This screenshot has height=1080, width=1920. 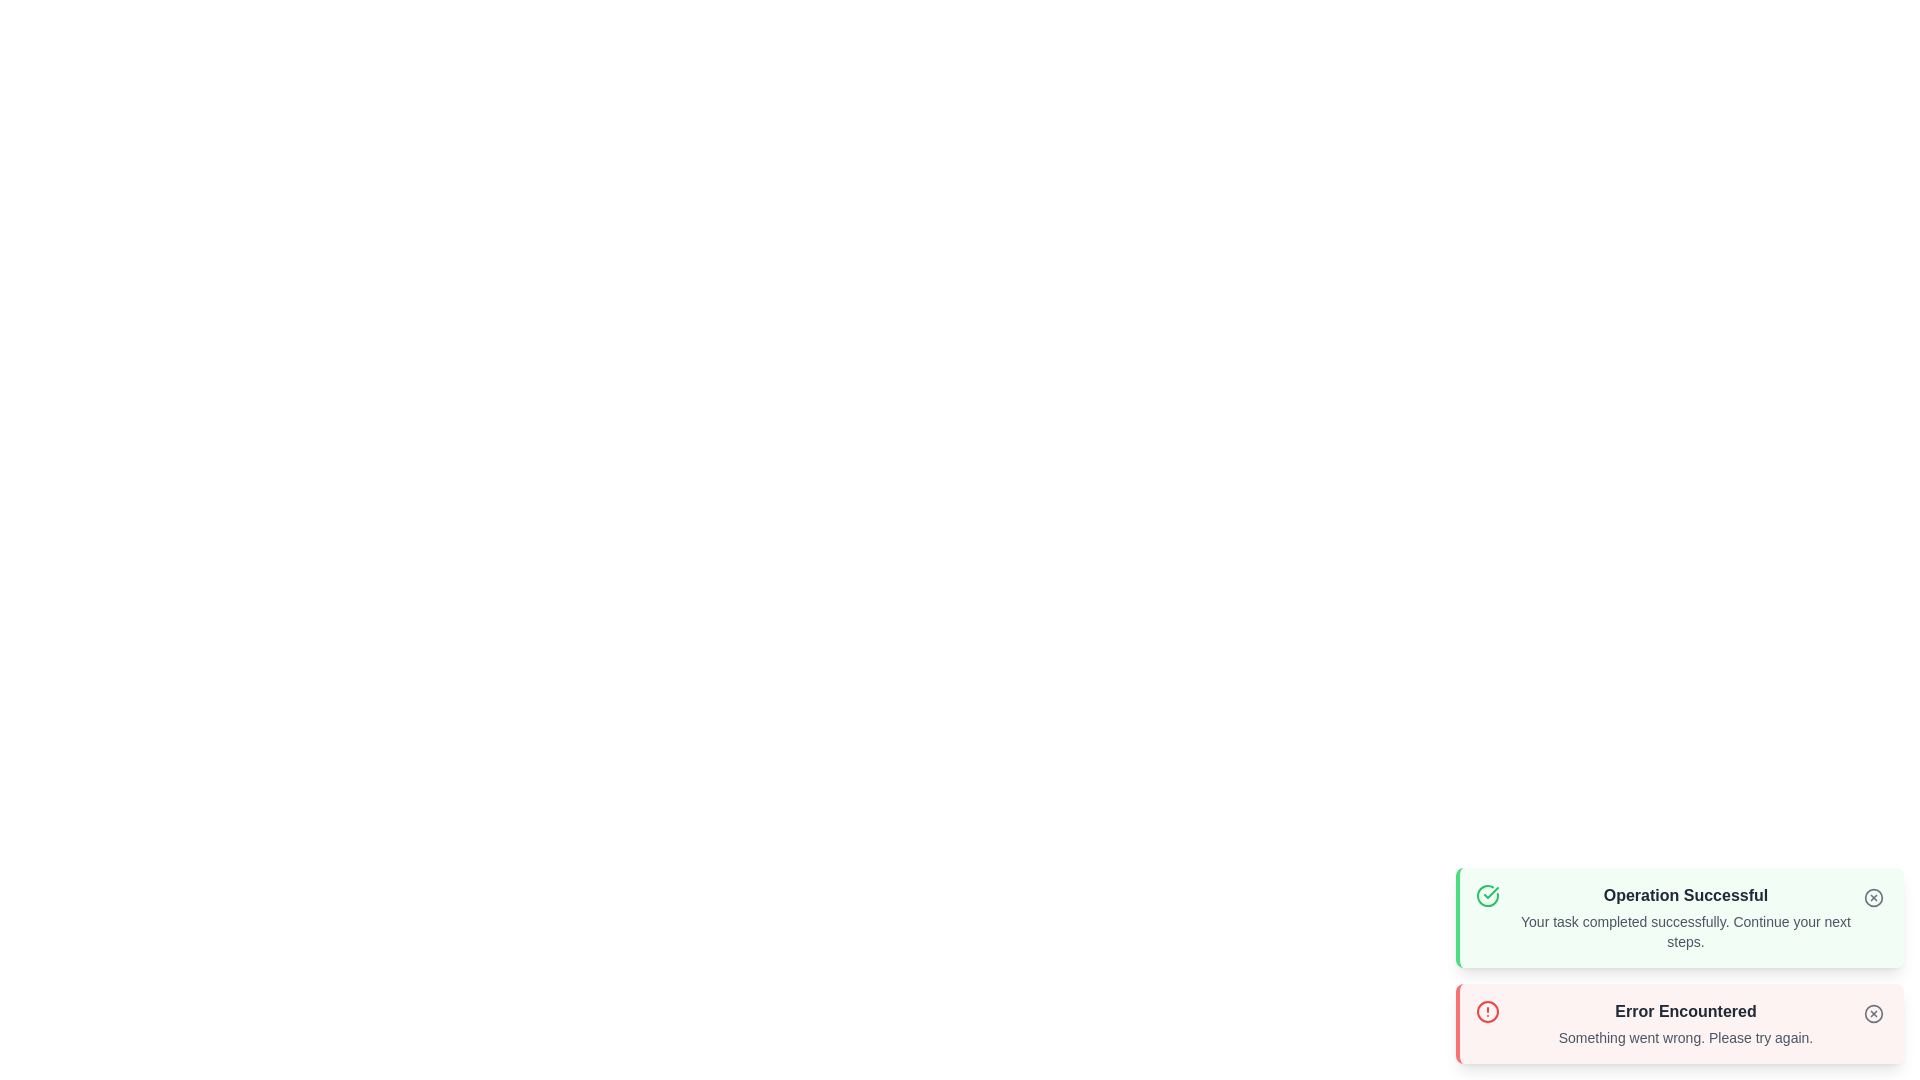 What do you see at coordinates (1872, 1014) in the screenshot?
I see `the button located at the top-right corner of the red-themed notification card` at bounding box center [1872, 1014].